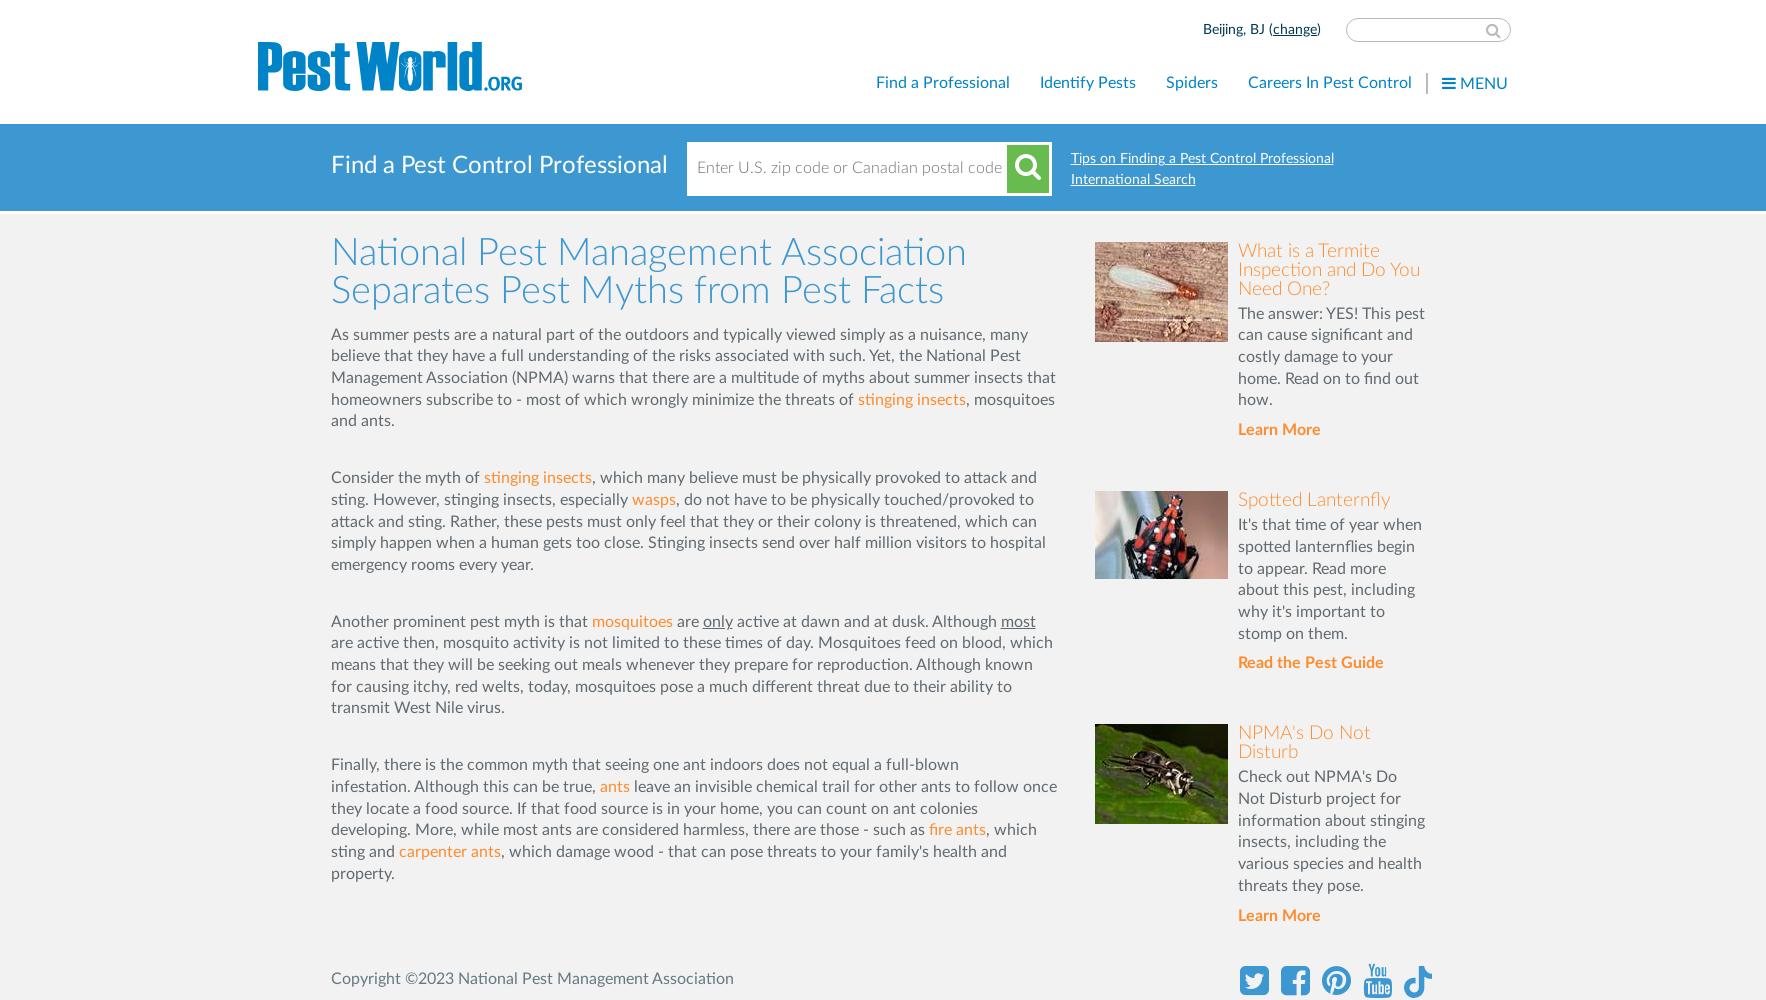 The width and height of the screenshot is (1766, 1000). I want to click on 'Another prominent pest myth is that', so click(329, 620).